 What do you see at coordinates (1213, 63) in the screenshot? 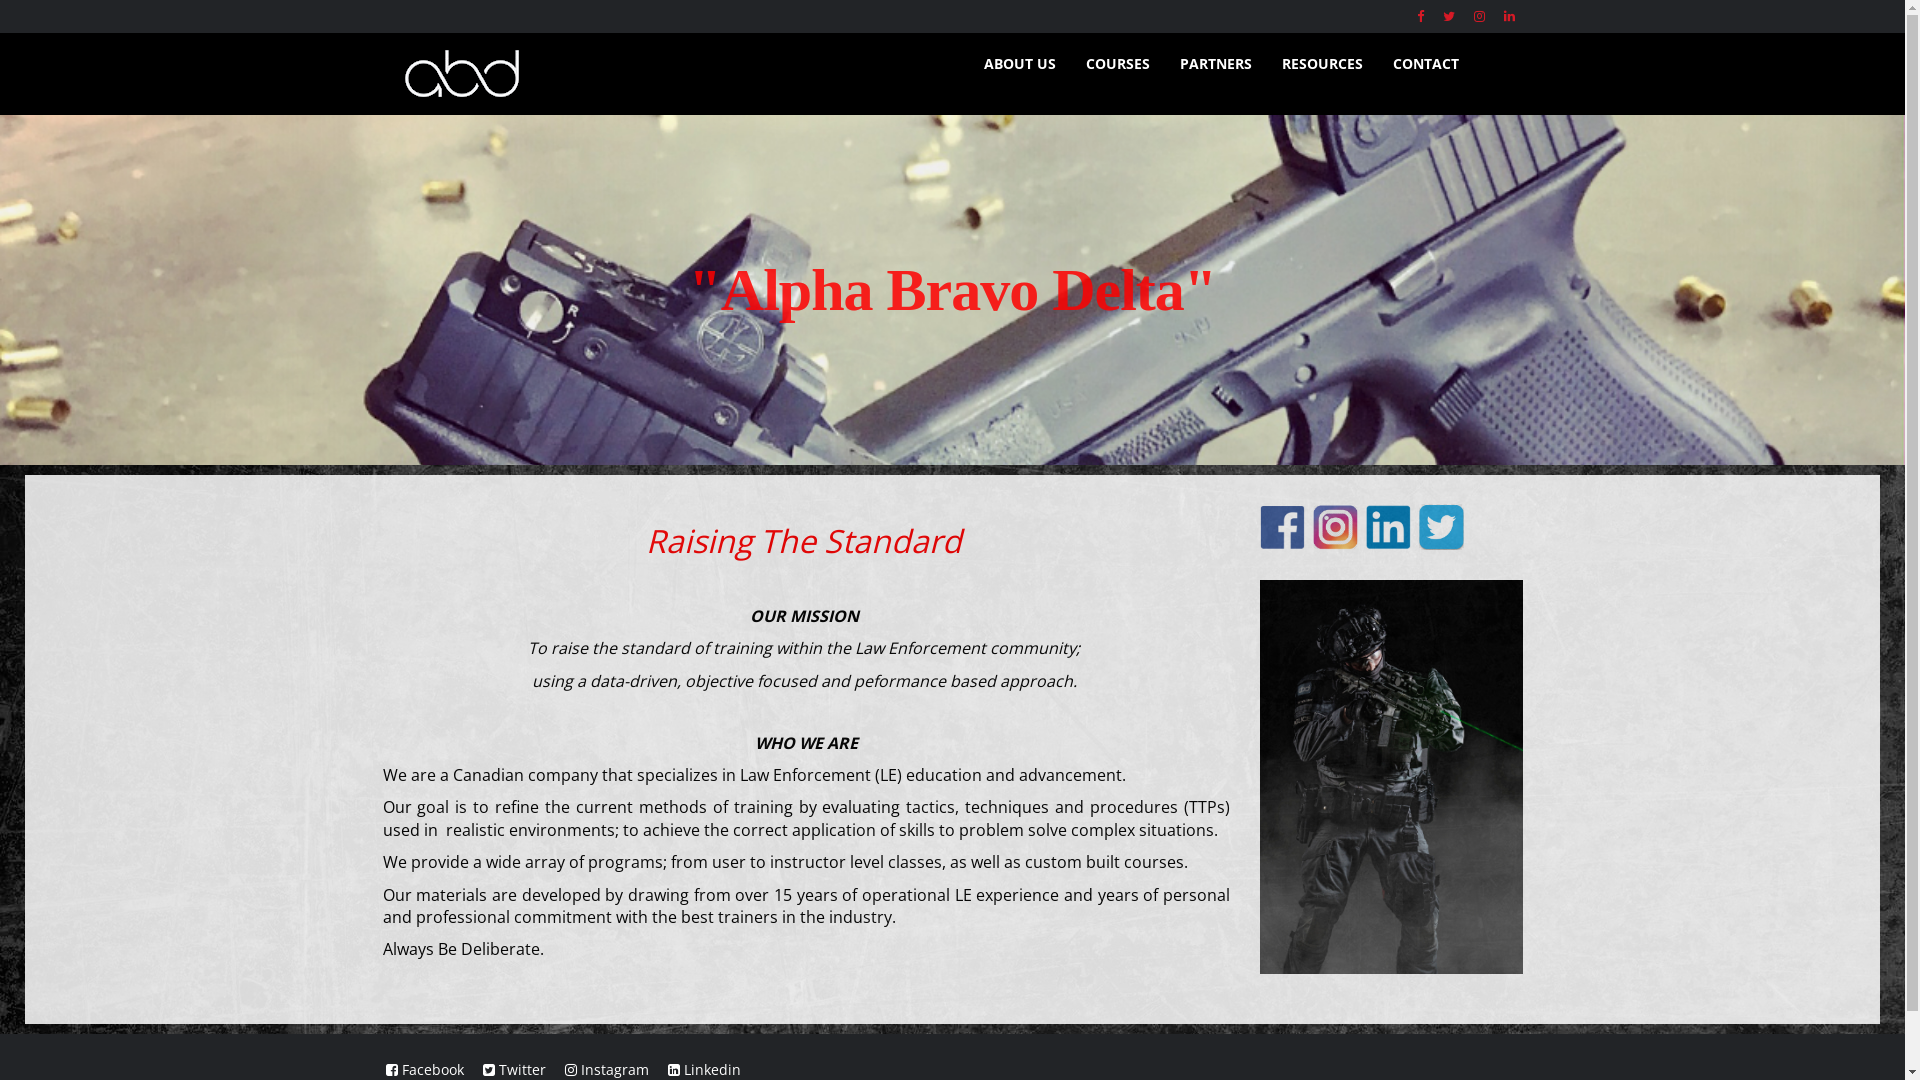
I see `'PARTNERS'` at bounding box center [1213, 63].